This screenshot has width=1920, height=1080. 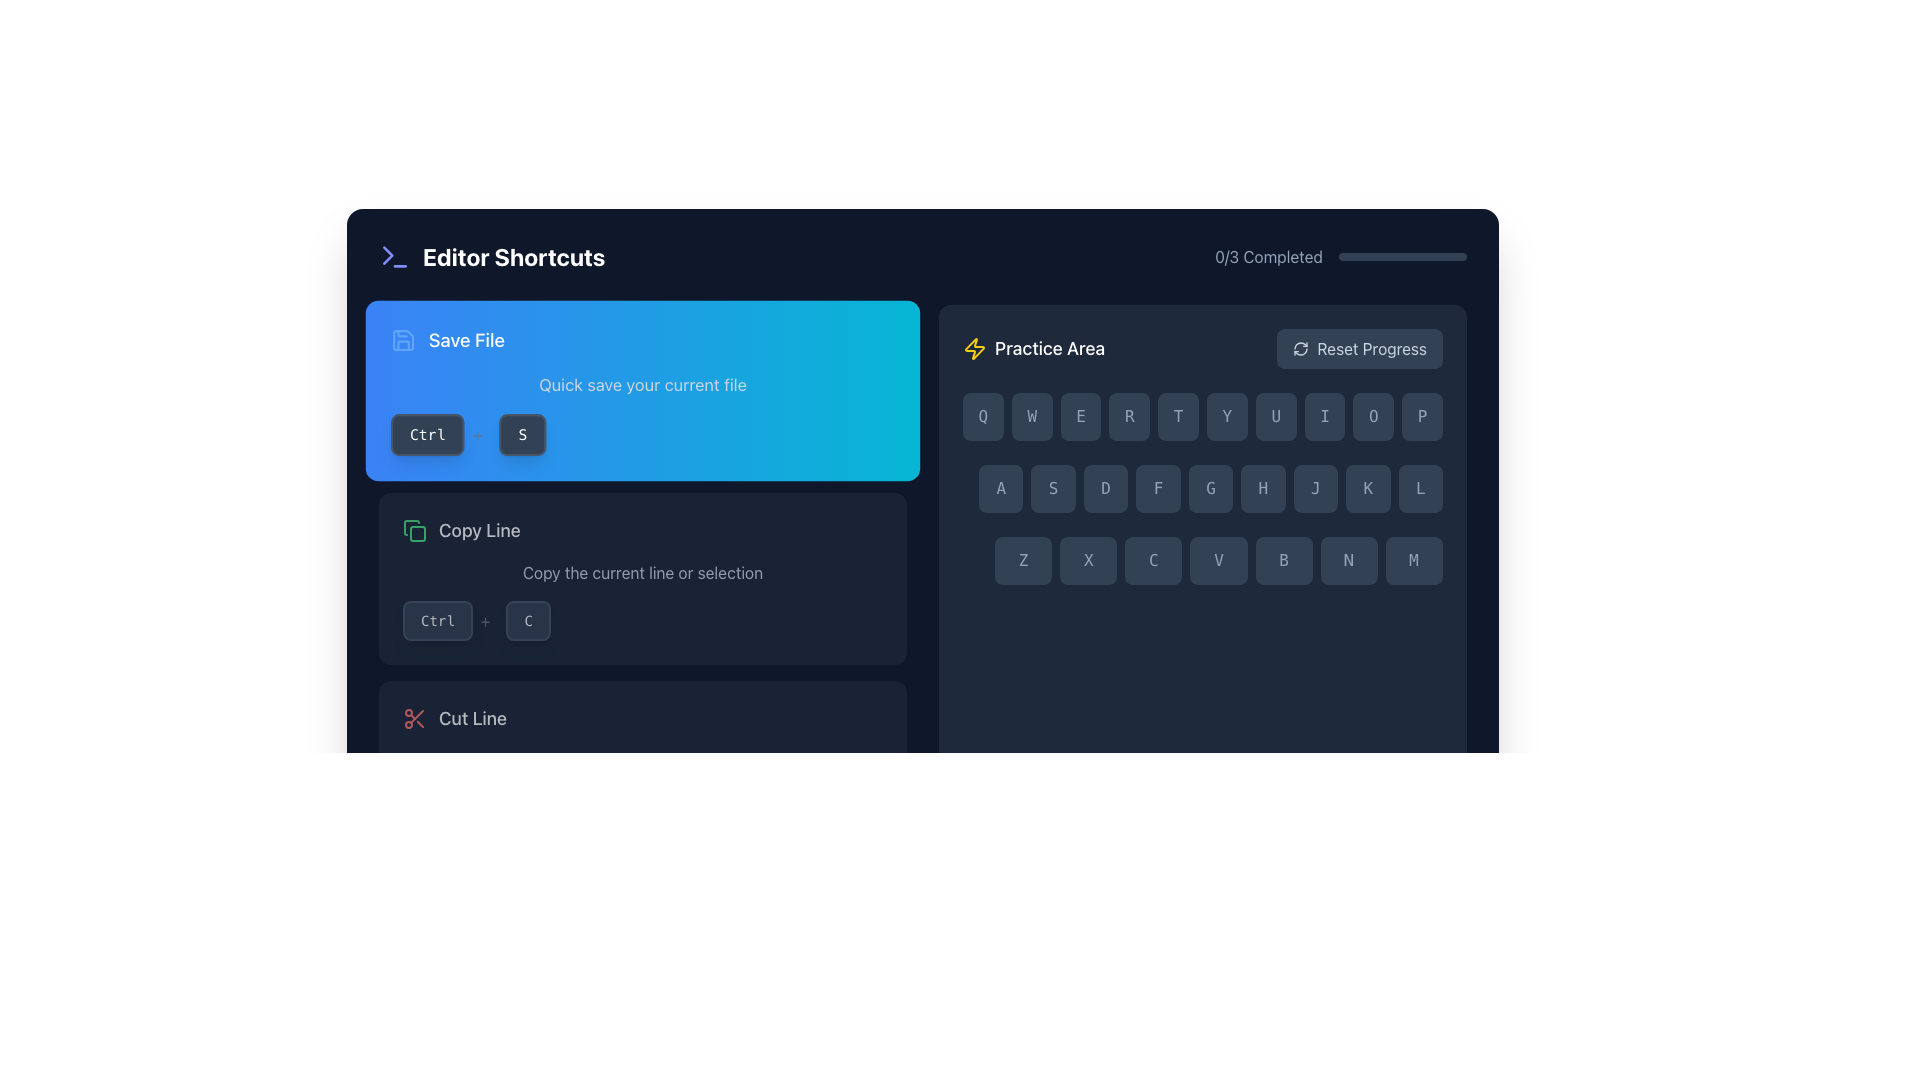 I want to click on the text element that reads 'Copy the current line or selection', which is styled with a light gray font against a dark background, located centrally within the 'Copy Line' component, so click(x=643, y=573).